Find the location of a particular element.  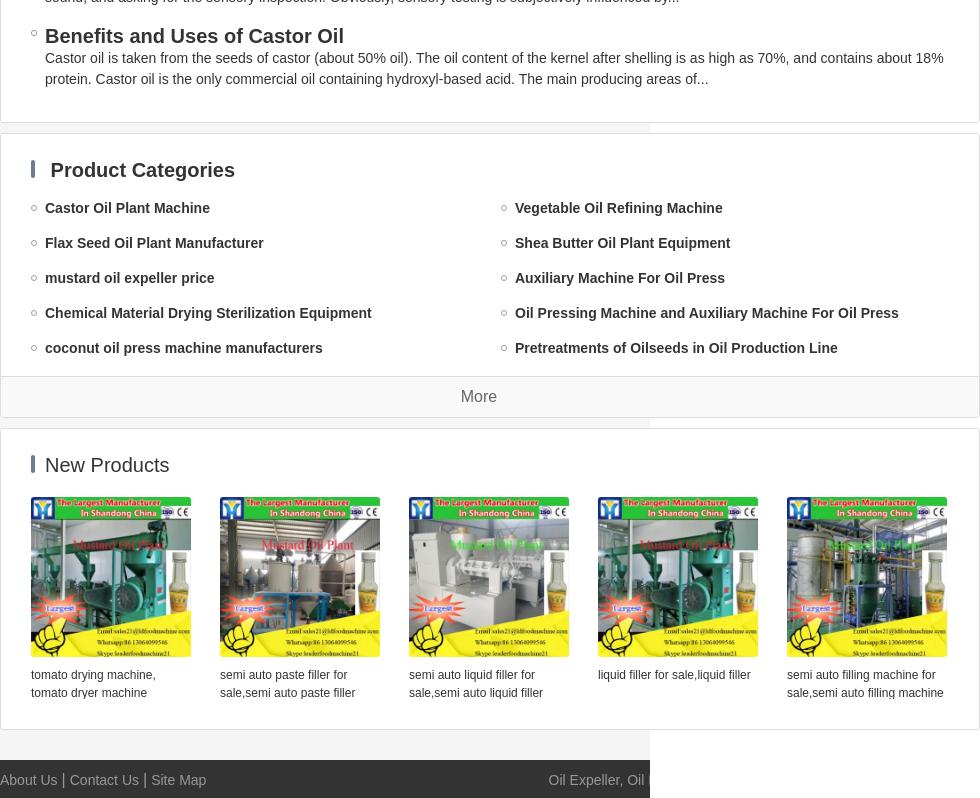

'Castor oil is taken from the seeds of castor (about 50% oil). The oil content of the kernel after shelling is as high as 70%, and contains about 18% protein. Castor oil is the only commercial oil containing hydroxyl-based acid. The main producing areas of...' is located at coordinates (44, 67).